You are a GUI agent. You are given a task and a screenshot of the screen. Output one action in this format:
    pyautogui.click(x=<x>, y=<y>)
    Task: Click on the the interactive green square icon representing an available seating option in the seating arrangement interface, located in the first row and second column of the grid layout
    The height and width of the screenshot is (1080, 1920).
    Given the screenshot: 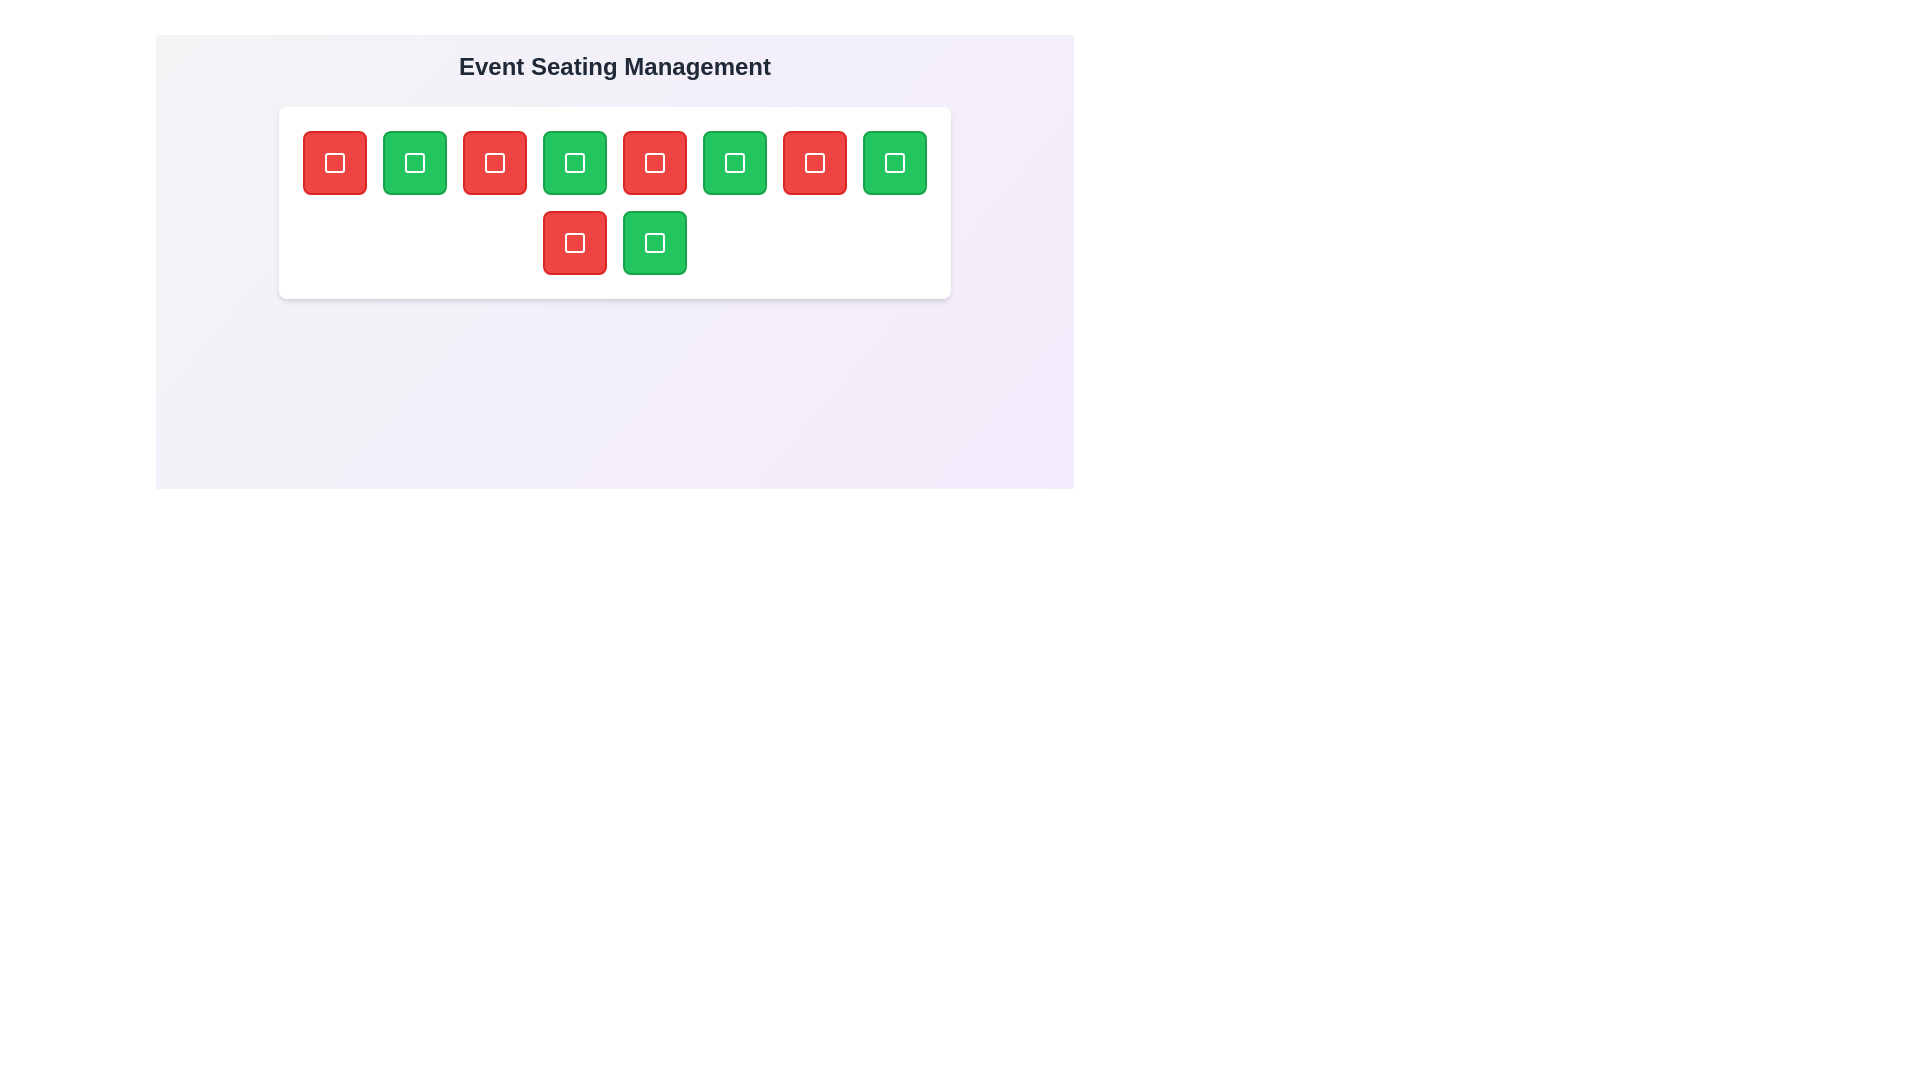 What is the action you would take?
    pyautogui.click(x=413, y=161)
    